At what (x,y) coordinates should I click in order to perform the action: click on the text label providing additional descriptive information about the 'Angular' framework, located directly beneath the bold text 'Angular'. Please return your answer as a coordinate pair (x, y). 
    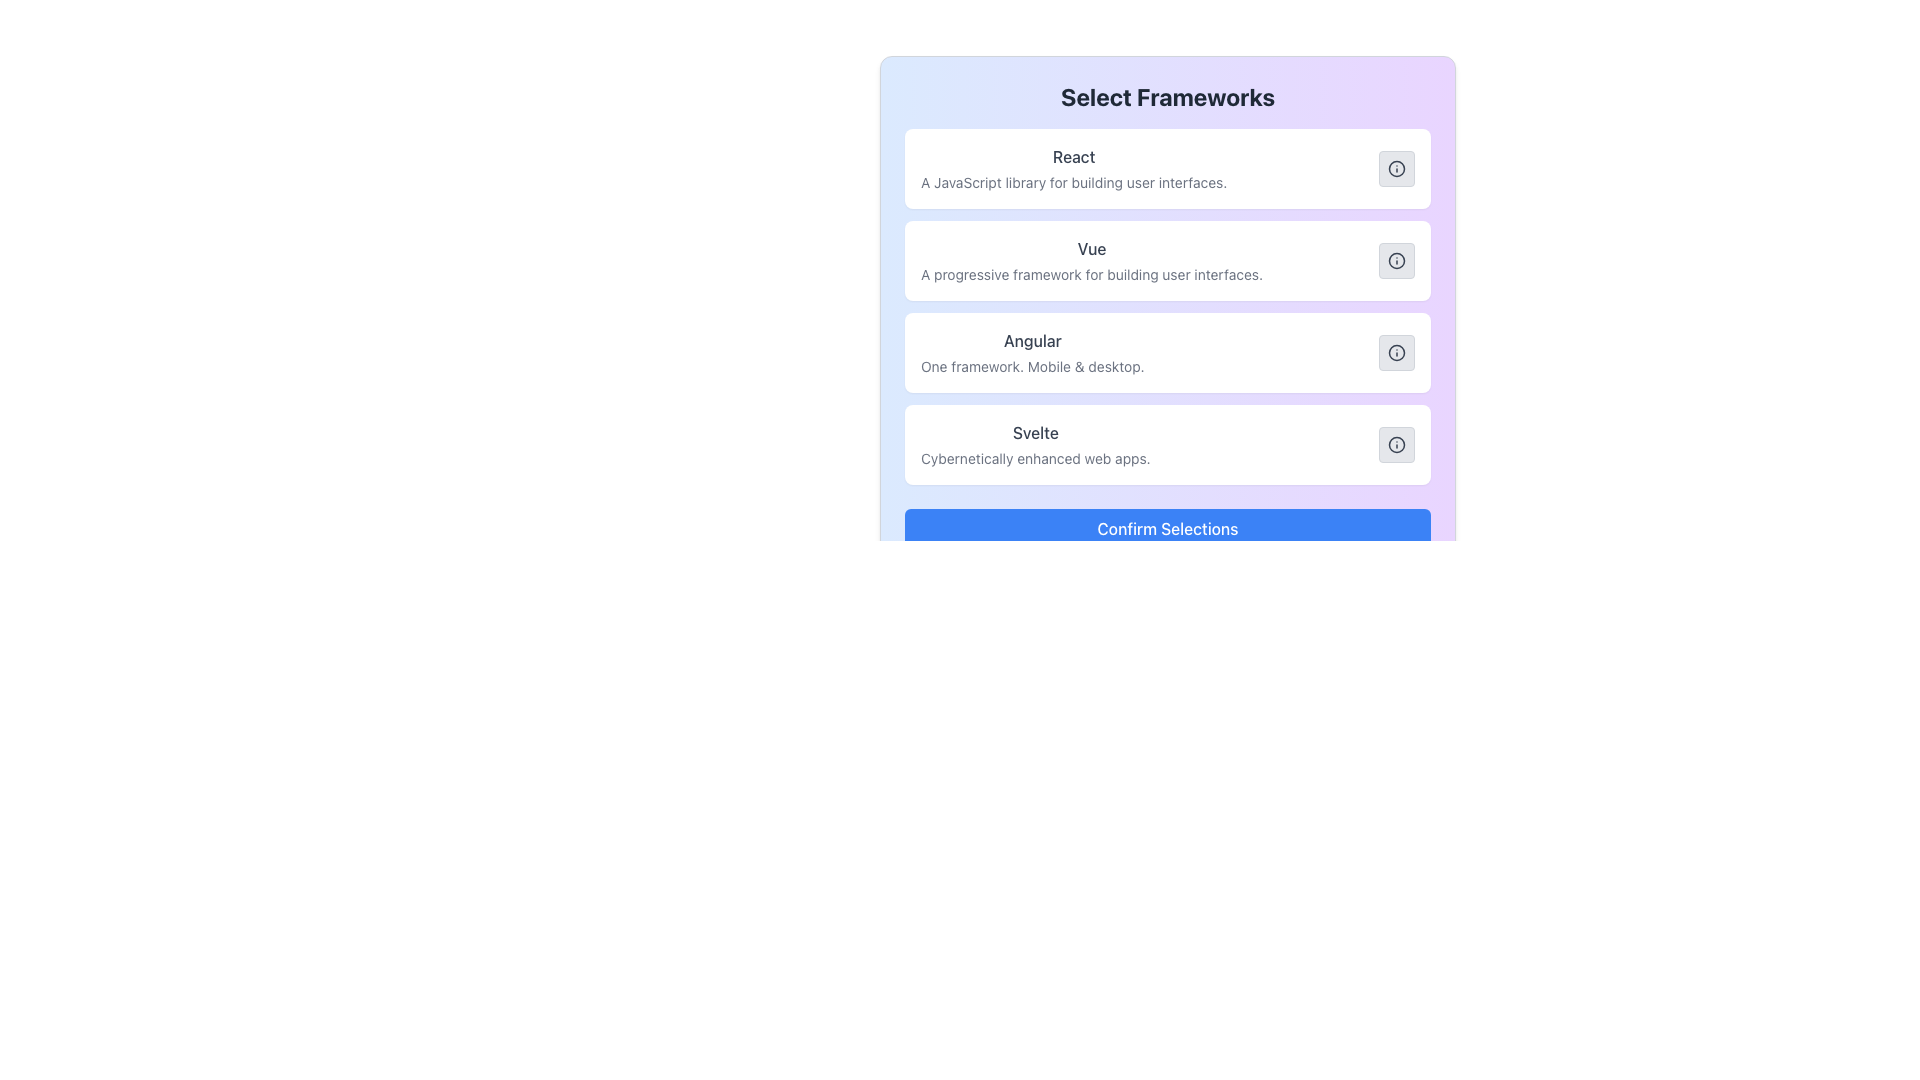
    Looking at the image, I should click on (1032, 366).